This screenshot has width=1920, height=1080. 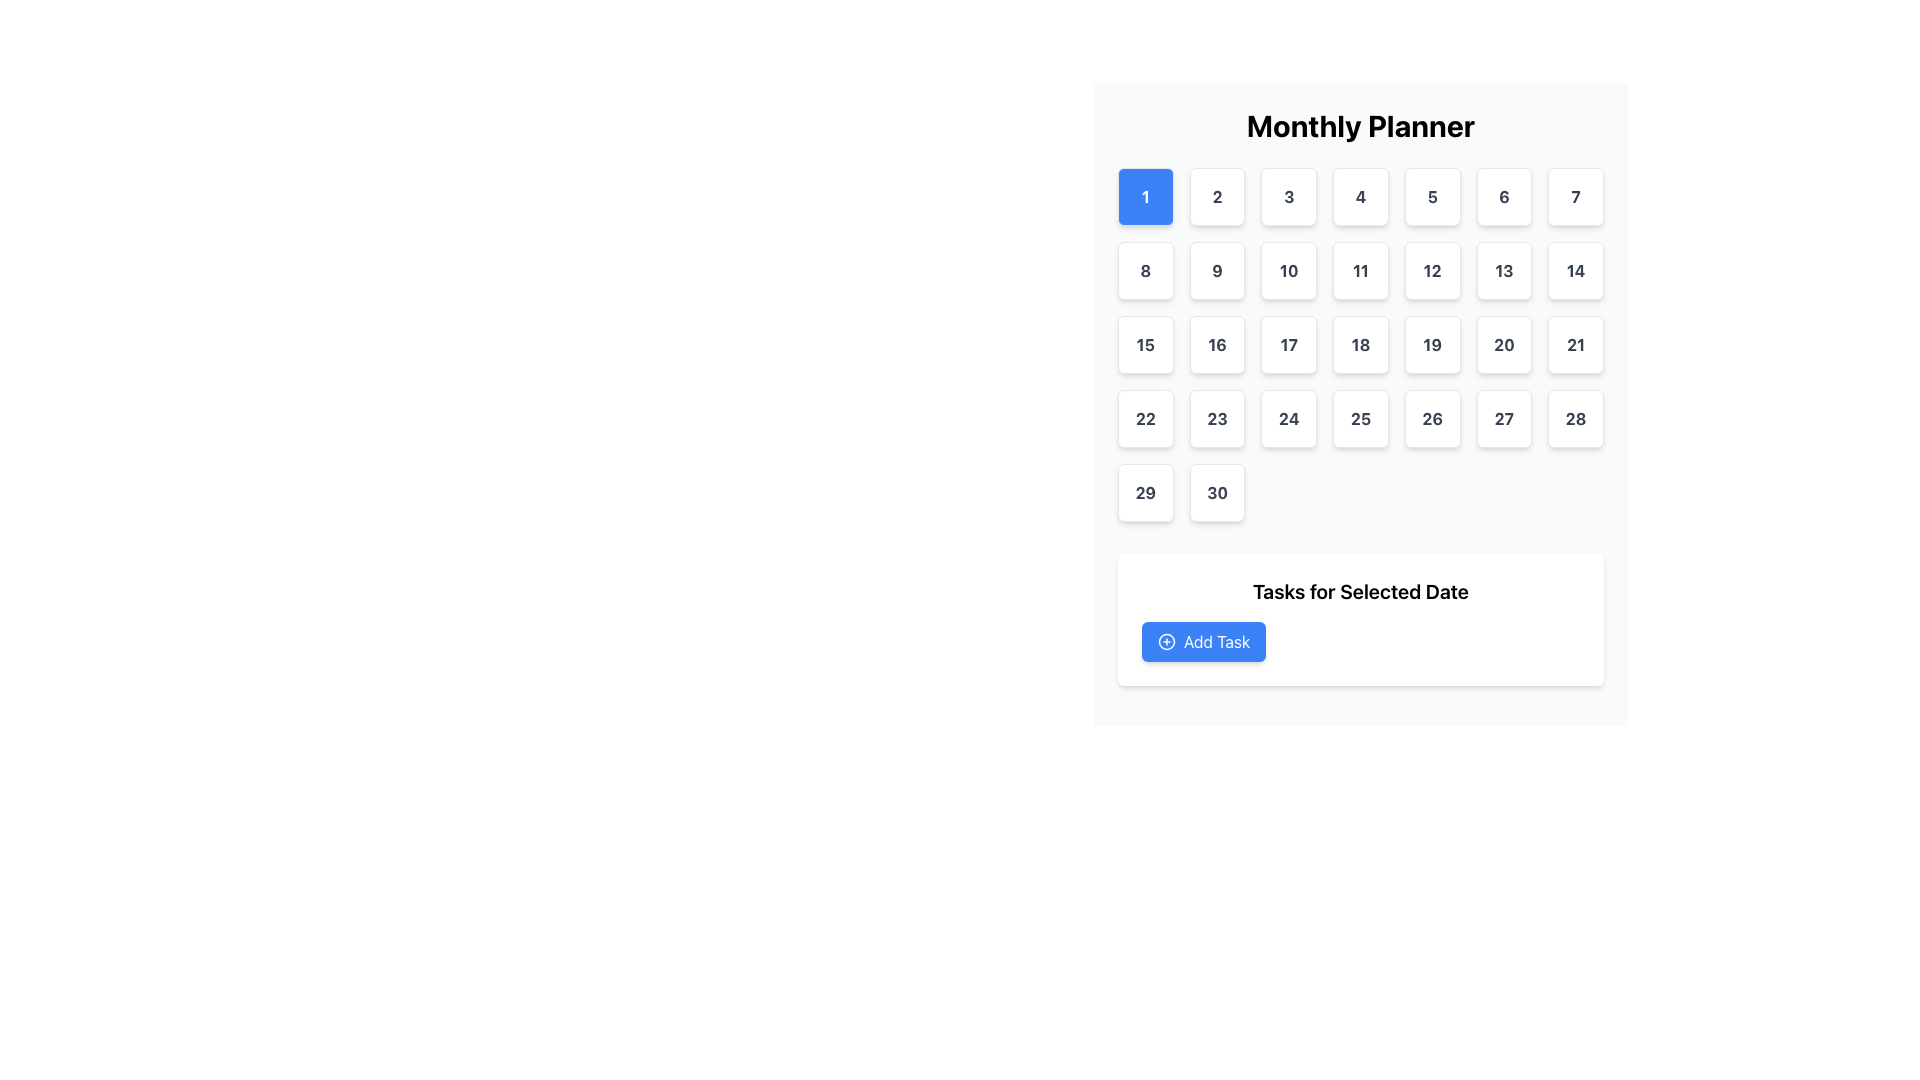 I want to click on the selectable date button in the calendar view located in the first column of the fourth row, which is between the elements labeled '15' and '29', so click(x=1145, y=418).